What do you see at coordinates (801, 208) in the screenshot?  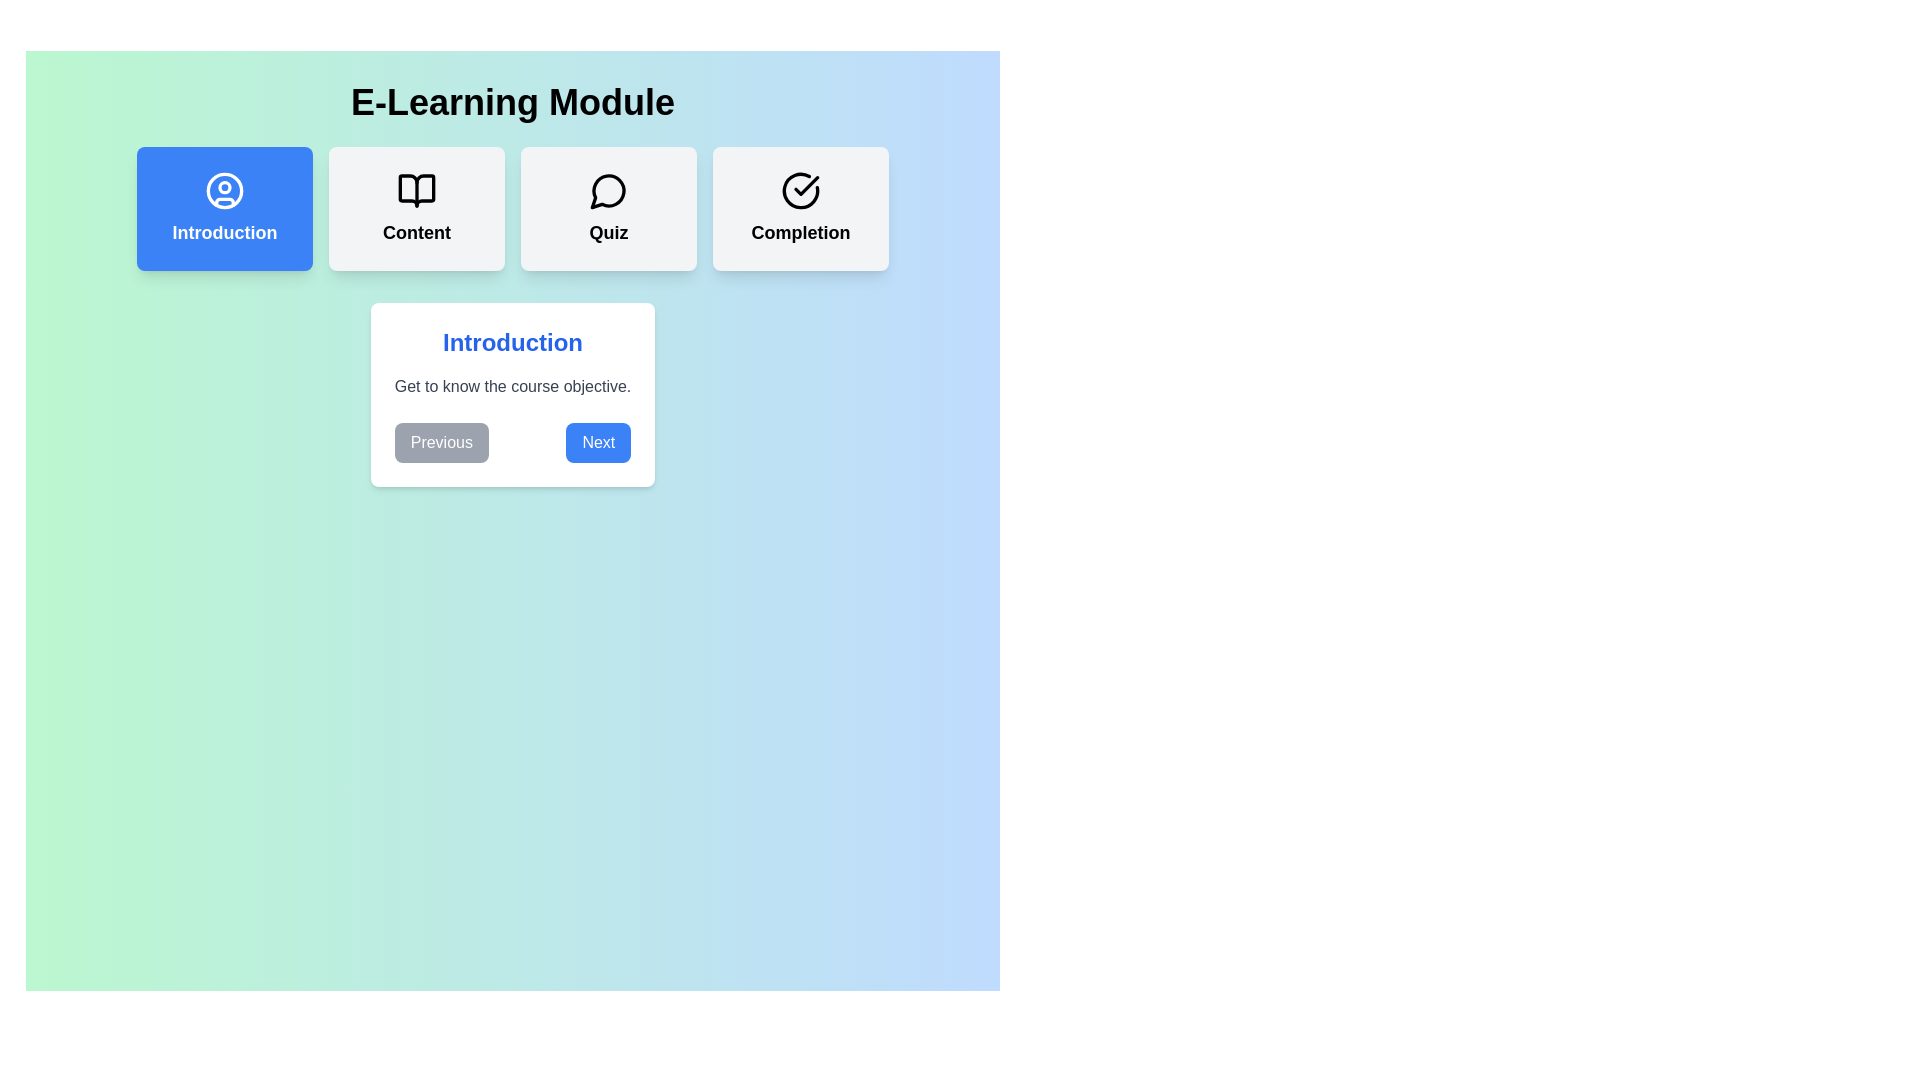 I see `the learning step Completion by clicking its card` at bounding box center [801, 208].